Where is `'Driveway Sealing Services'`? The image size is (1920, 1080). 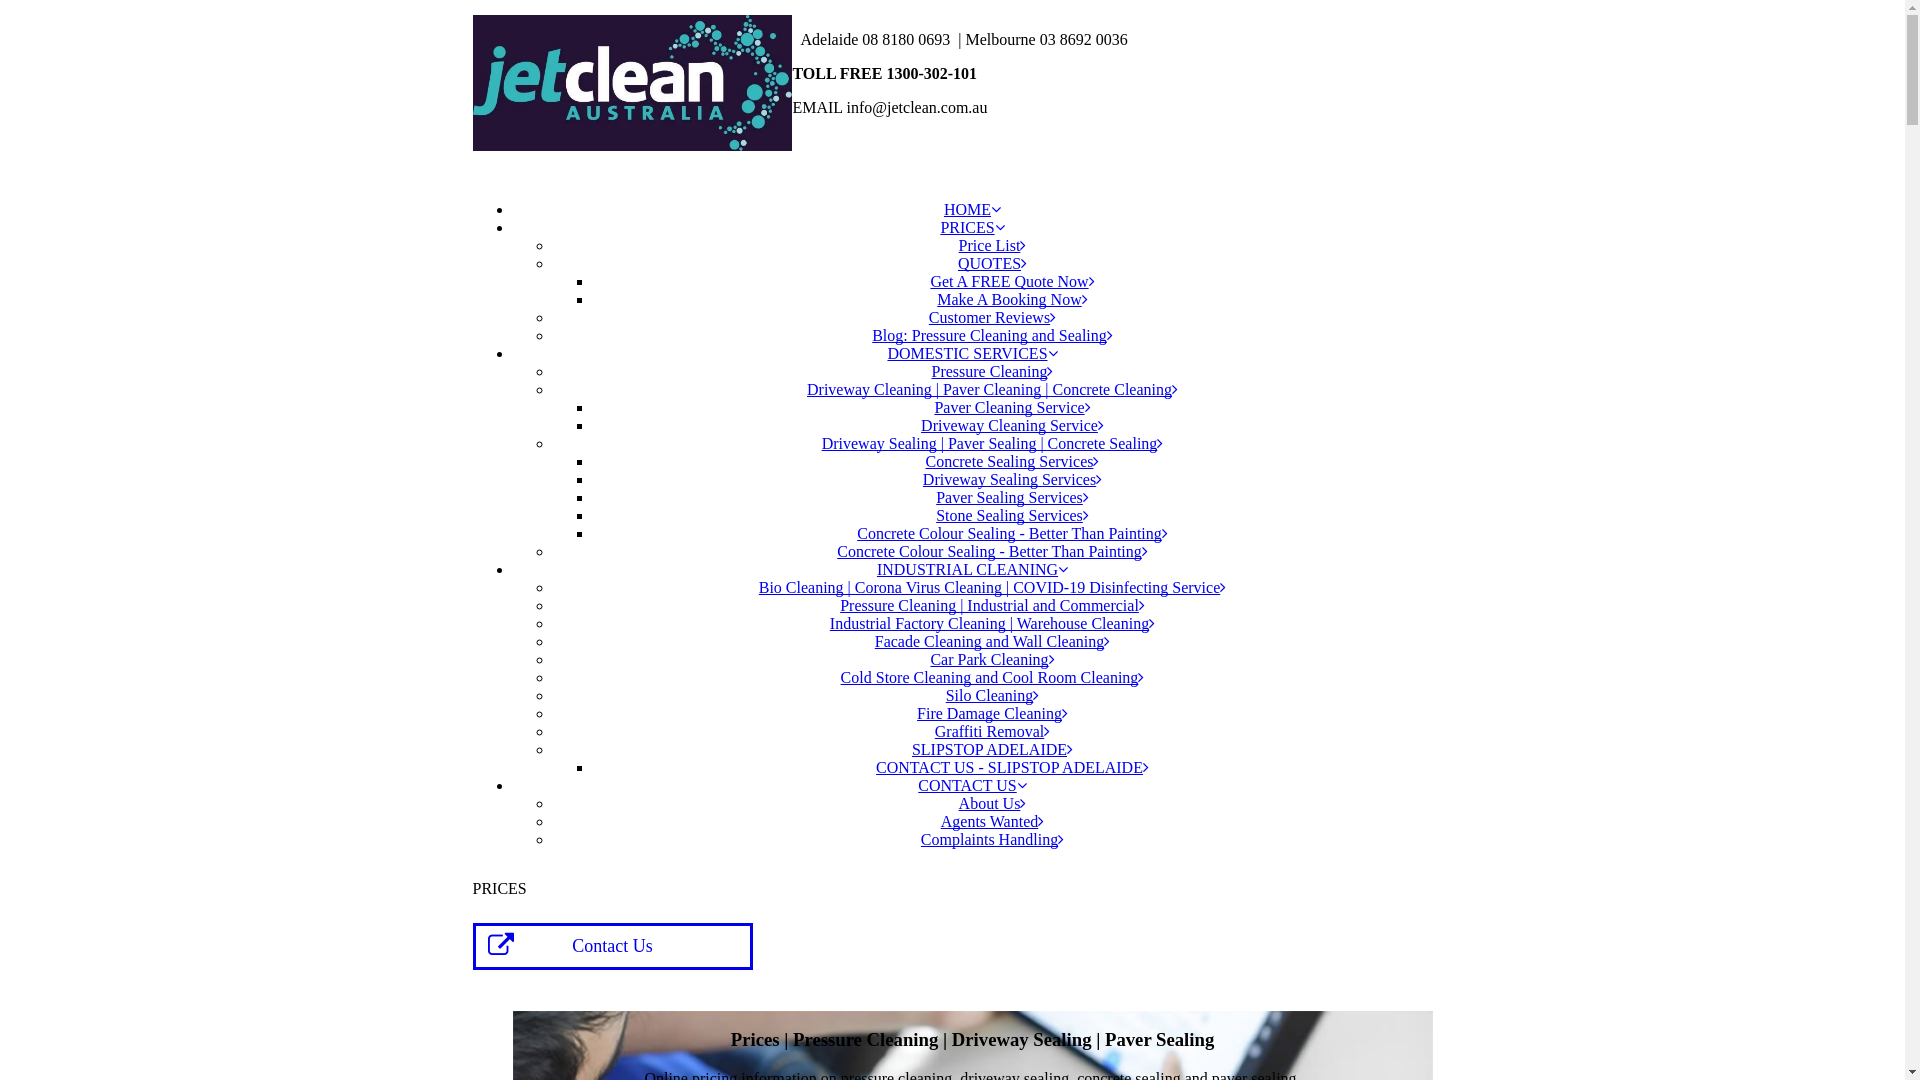
'Driveway Sealing Services' is located at coordinates (1012, 479).